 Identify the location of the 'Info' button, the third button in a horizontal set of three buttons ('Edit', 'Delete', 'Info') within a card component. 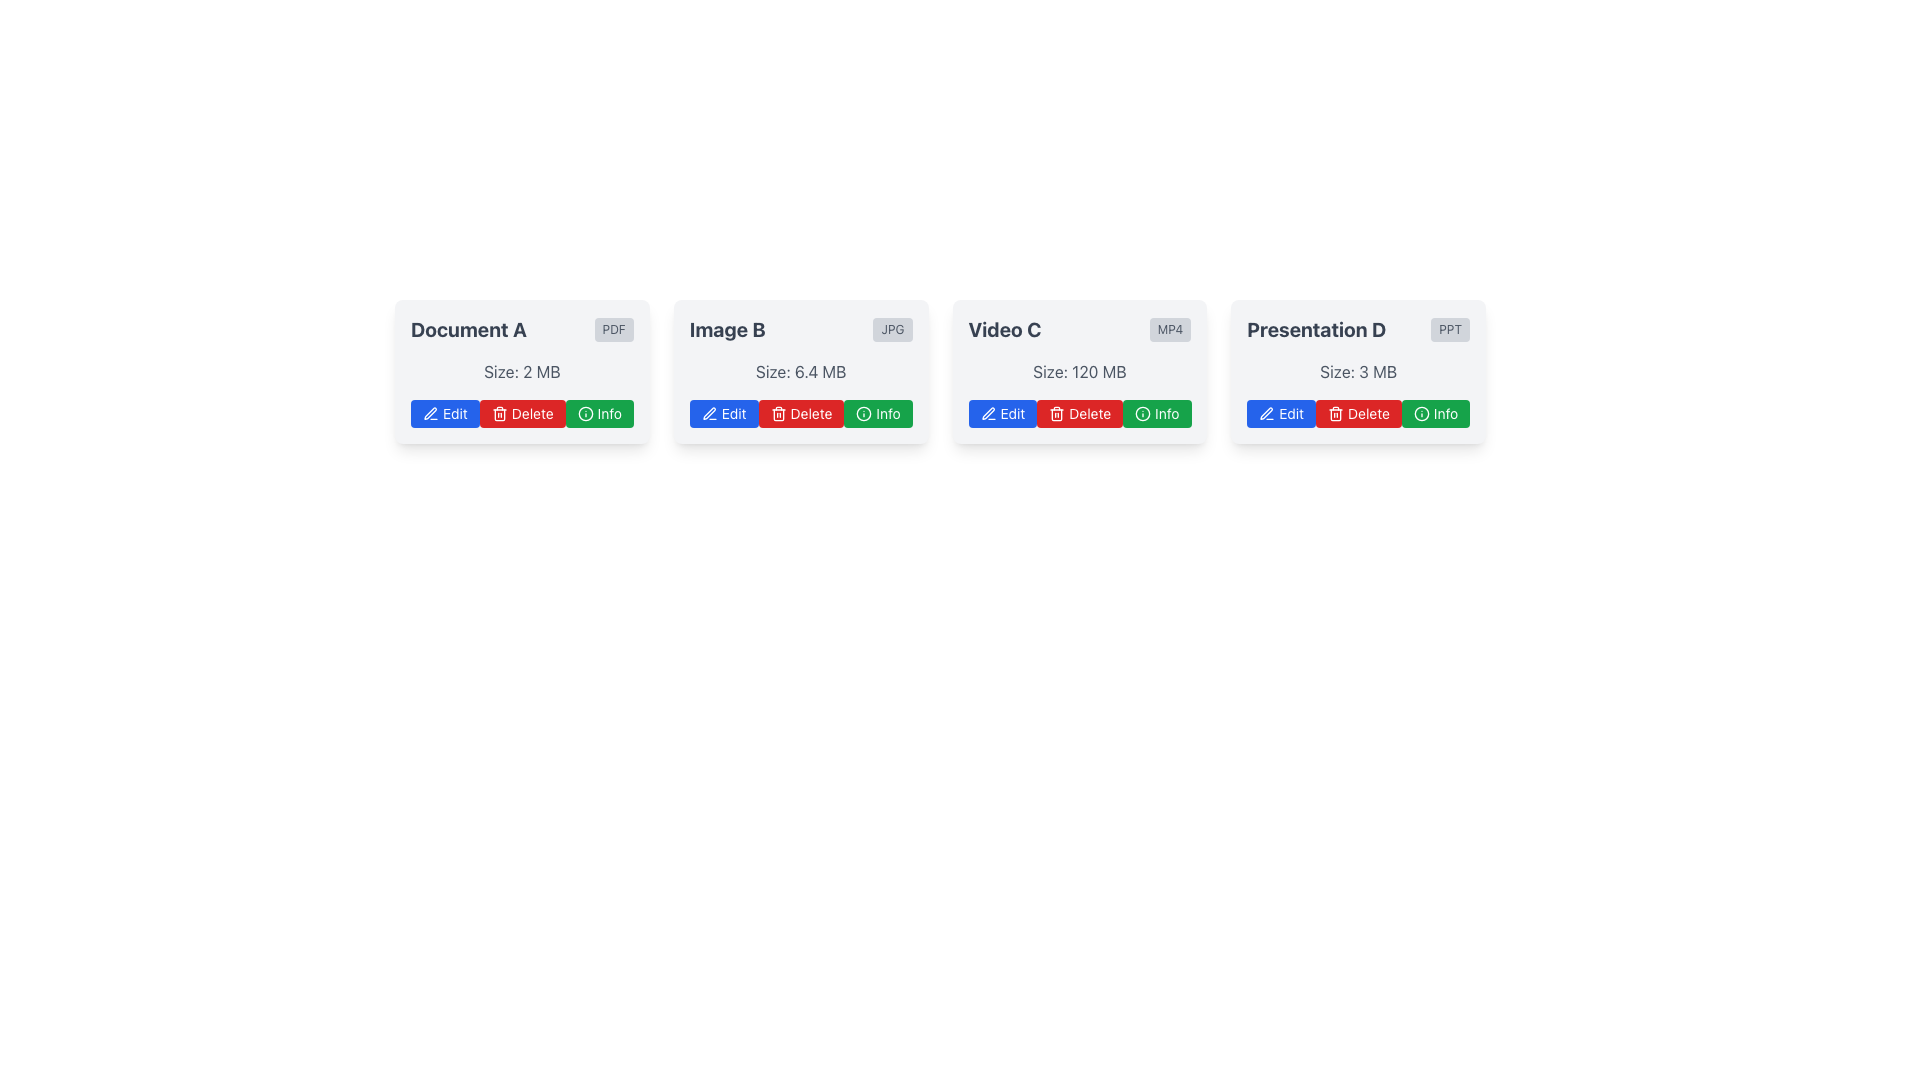
(598, 412).